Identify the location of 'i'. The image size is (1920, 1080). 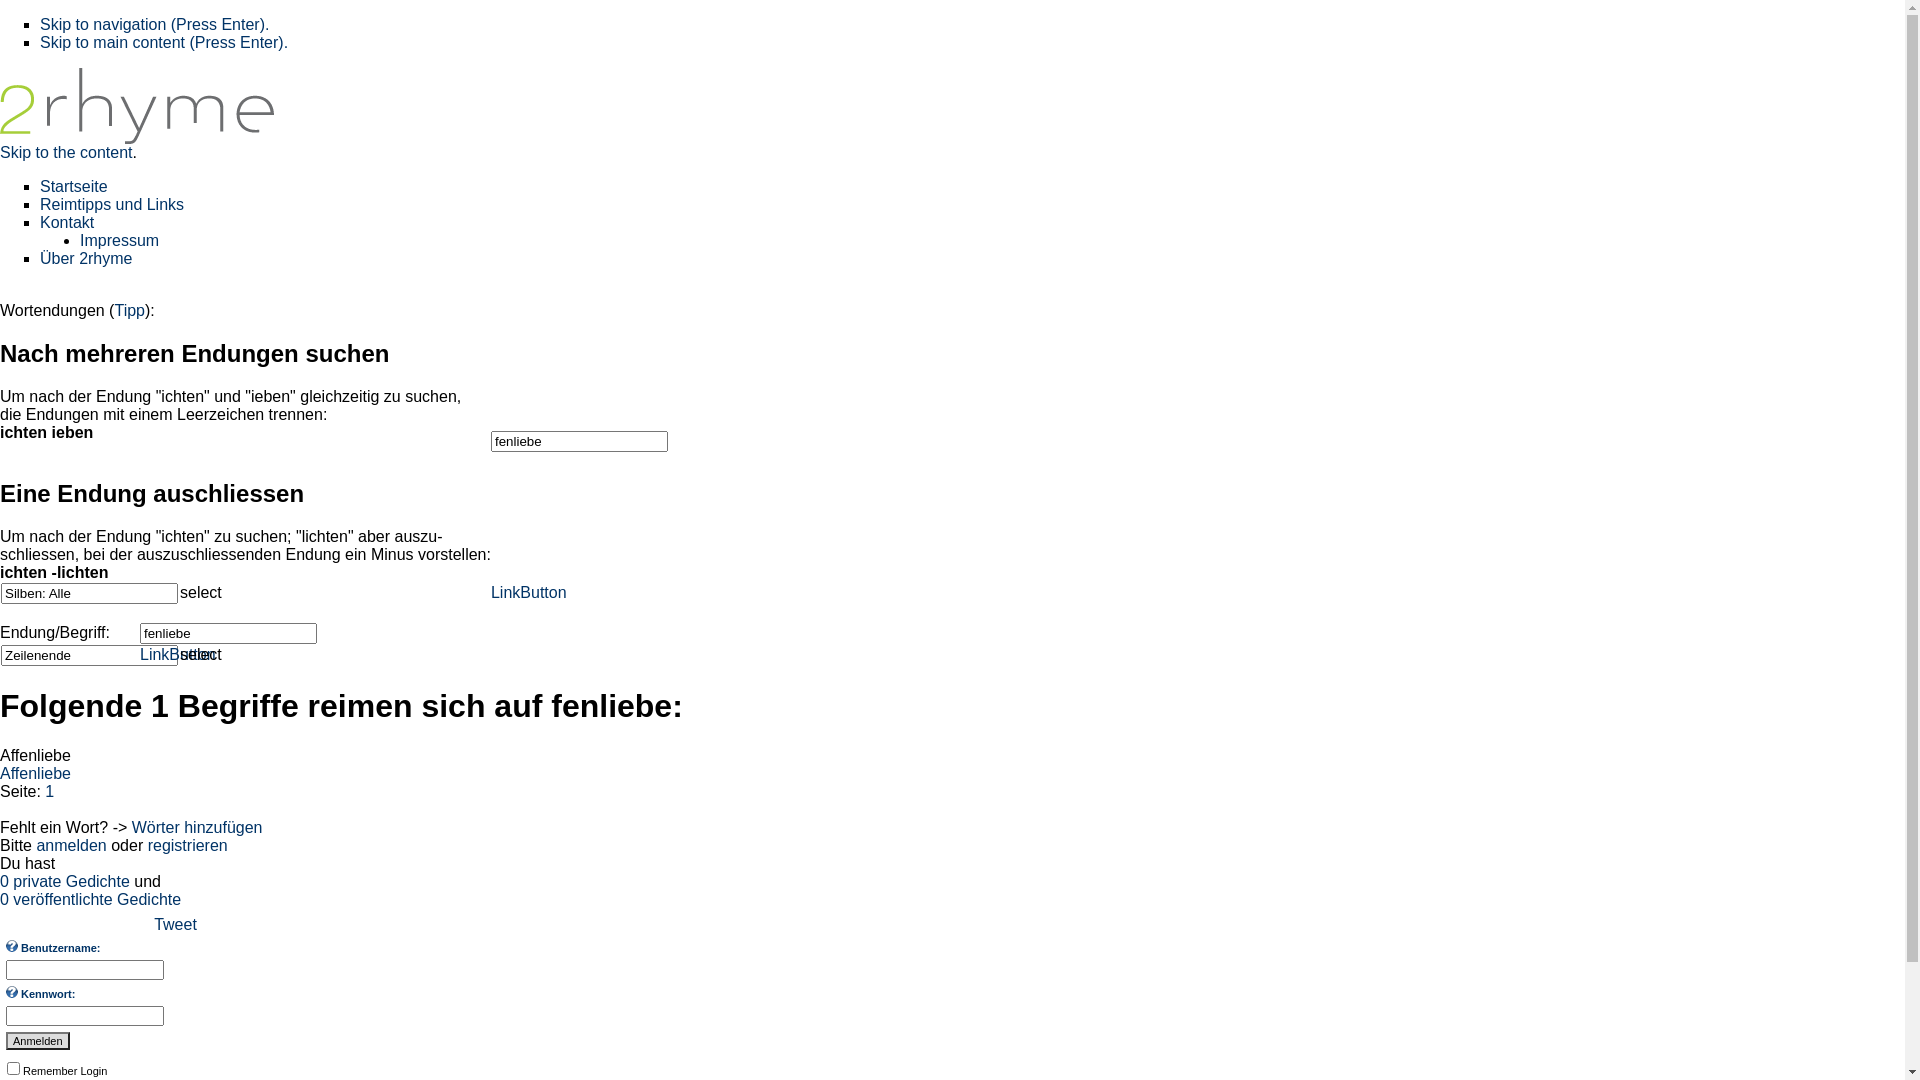
(41, 771).